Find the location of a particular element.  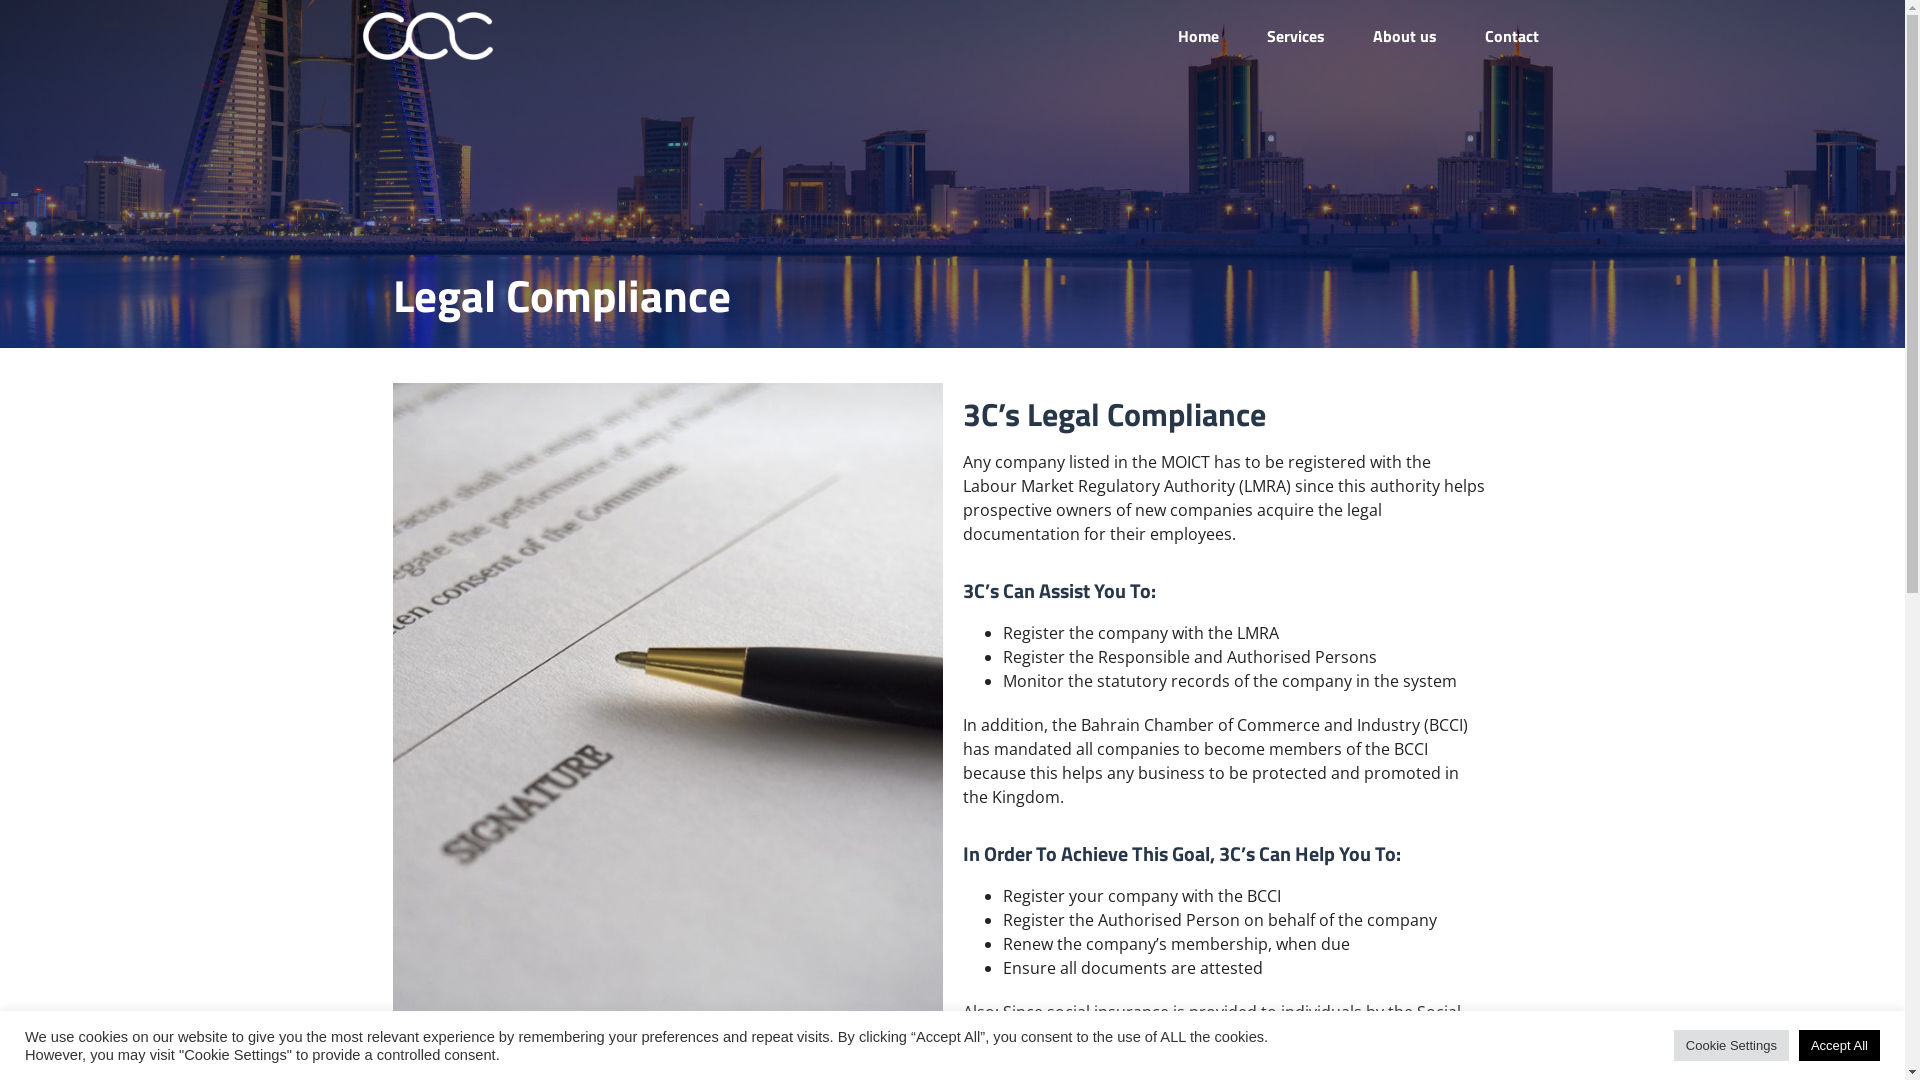

'3cs-legal-Compliance-inner' is located at coordinates (667, 703).